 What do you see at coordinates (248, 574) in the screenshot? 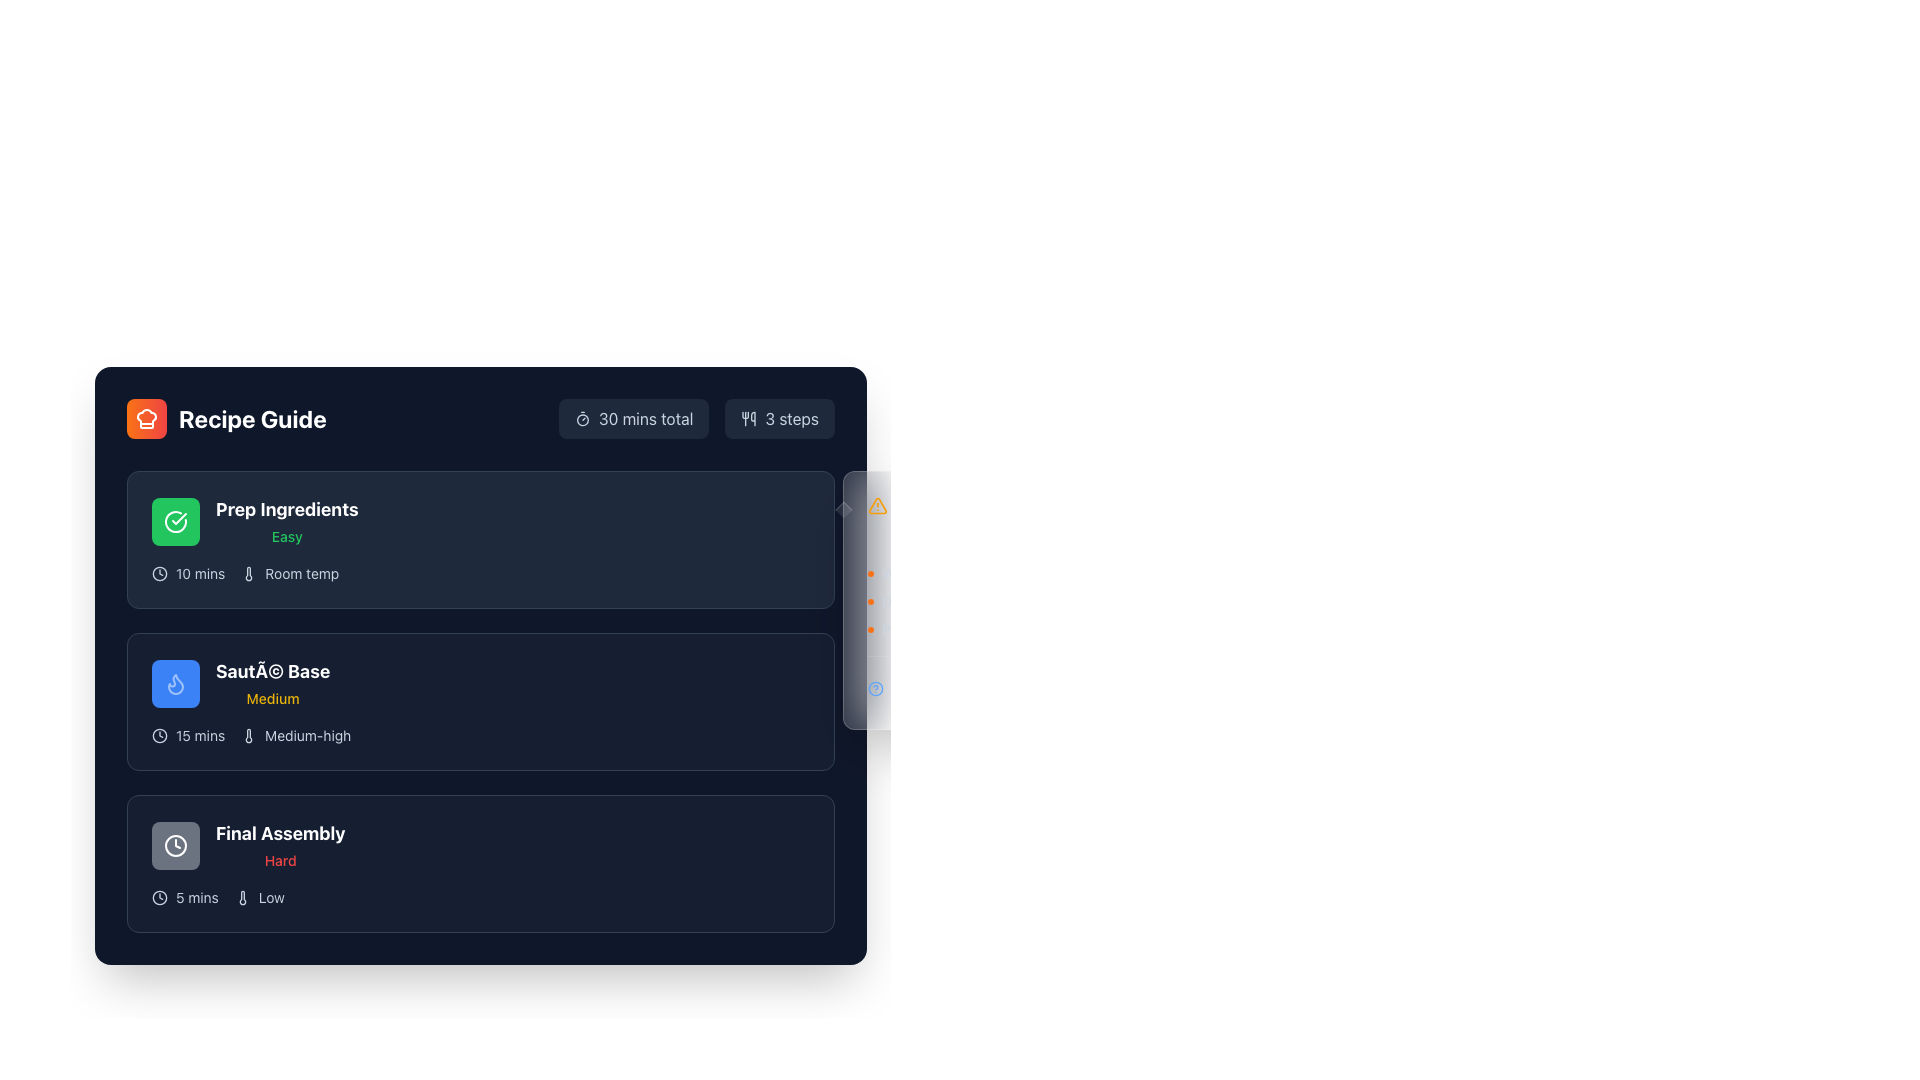
I see `the thermometer icon located to the left of the 'Room temp' text in the 'Prep Ingredients' section of the Recipe Guide interface` at bounding box center [248, 574].